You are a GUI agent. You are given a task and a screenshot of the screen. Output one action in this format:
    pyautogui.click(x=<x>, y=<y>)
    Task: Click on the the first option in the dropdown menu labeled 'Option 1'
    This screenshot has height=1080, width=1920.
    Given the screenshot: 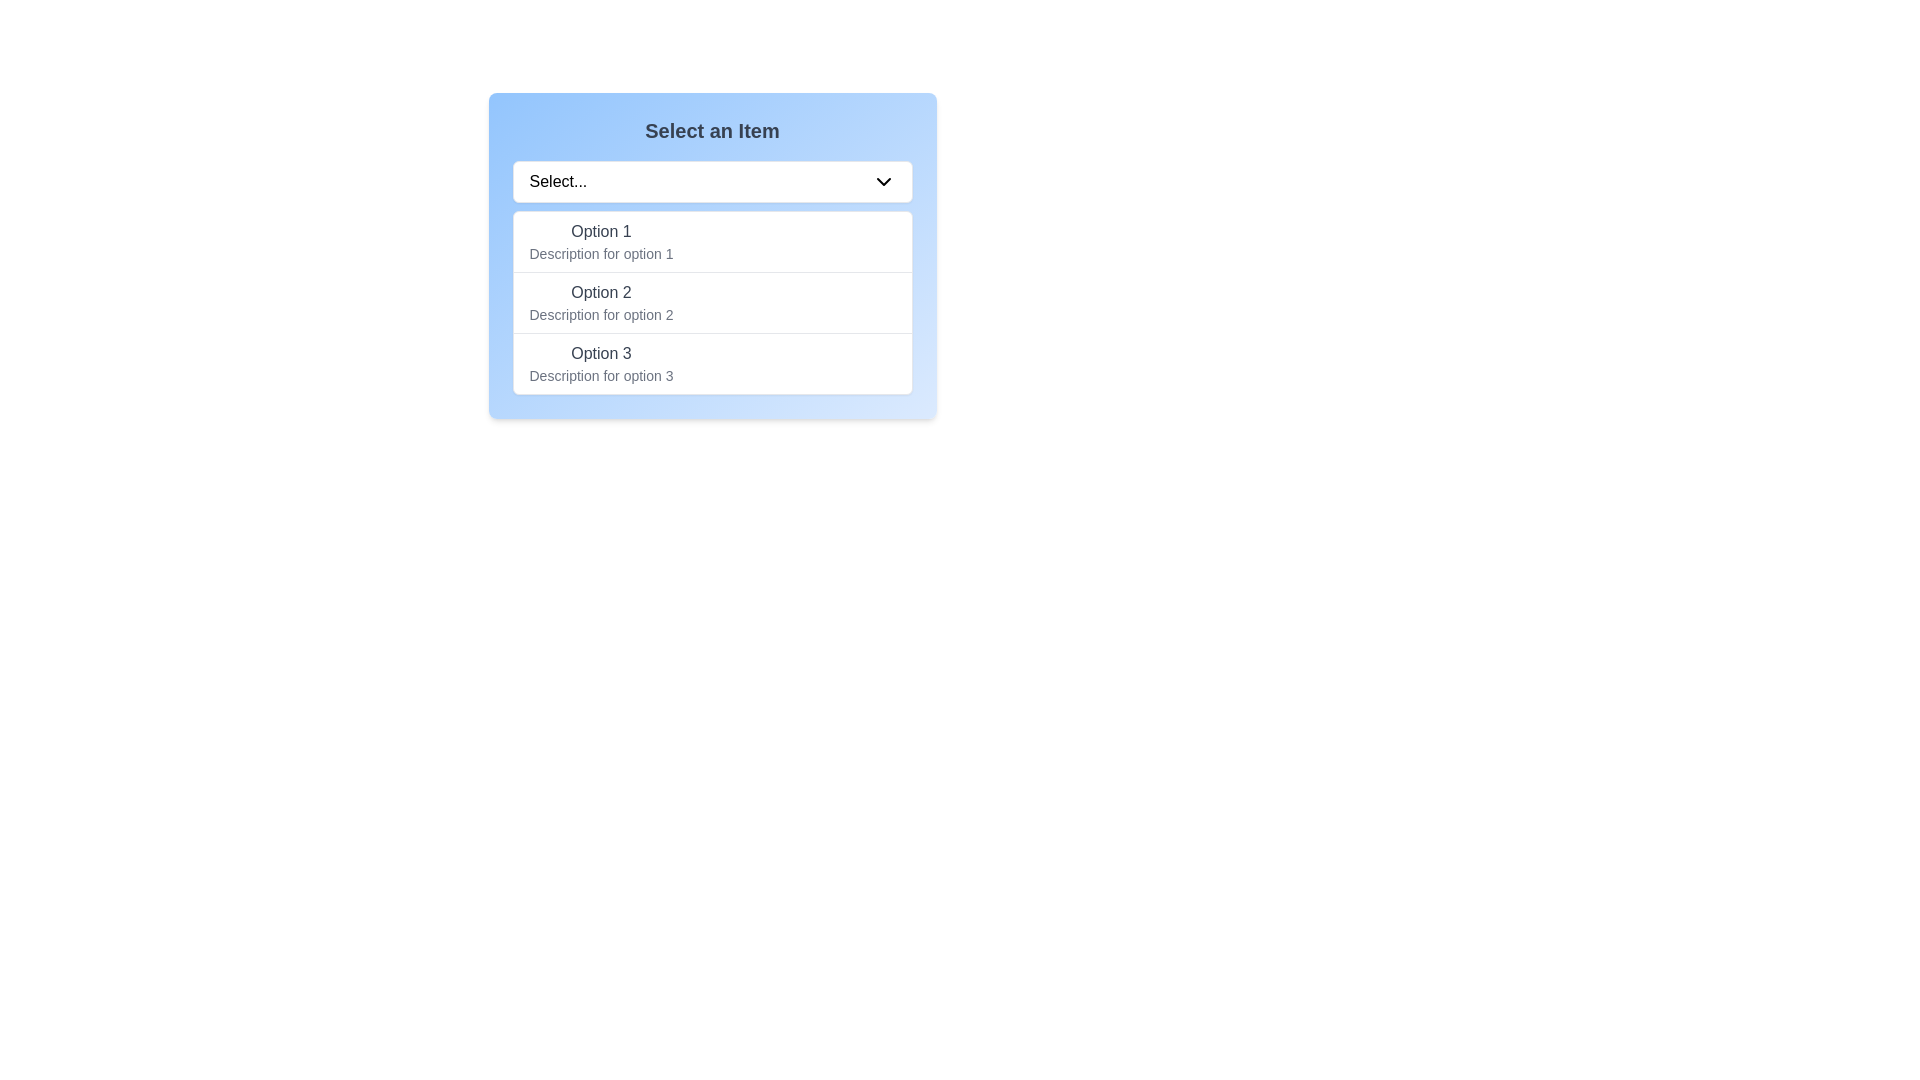 What is the action you would take?
    pyautogui.click(x=600, y=241)
    